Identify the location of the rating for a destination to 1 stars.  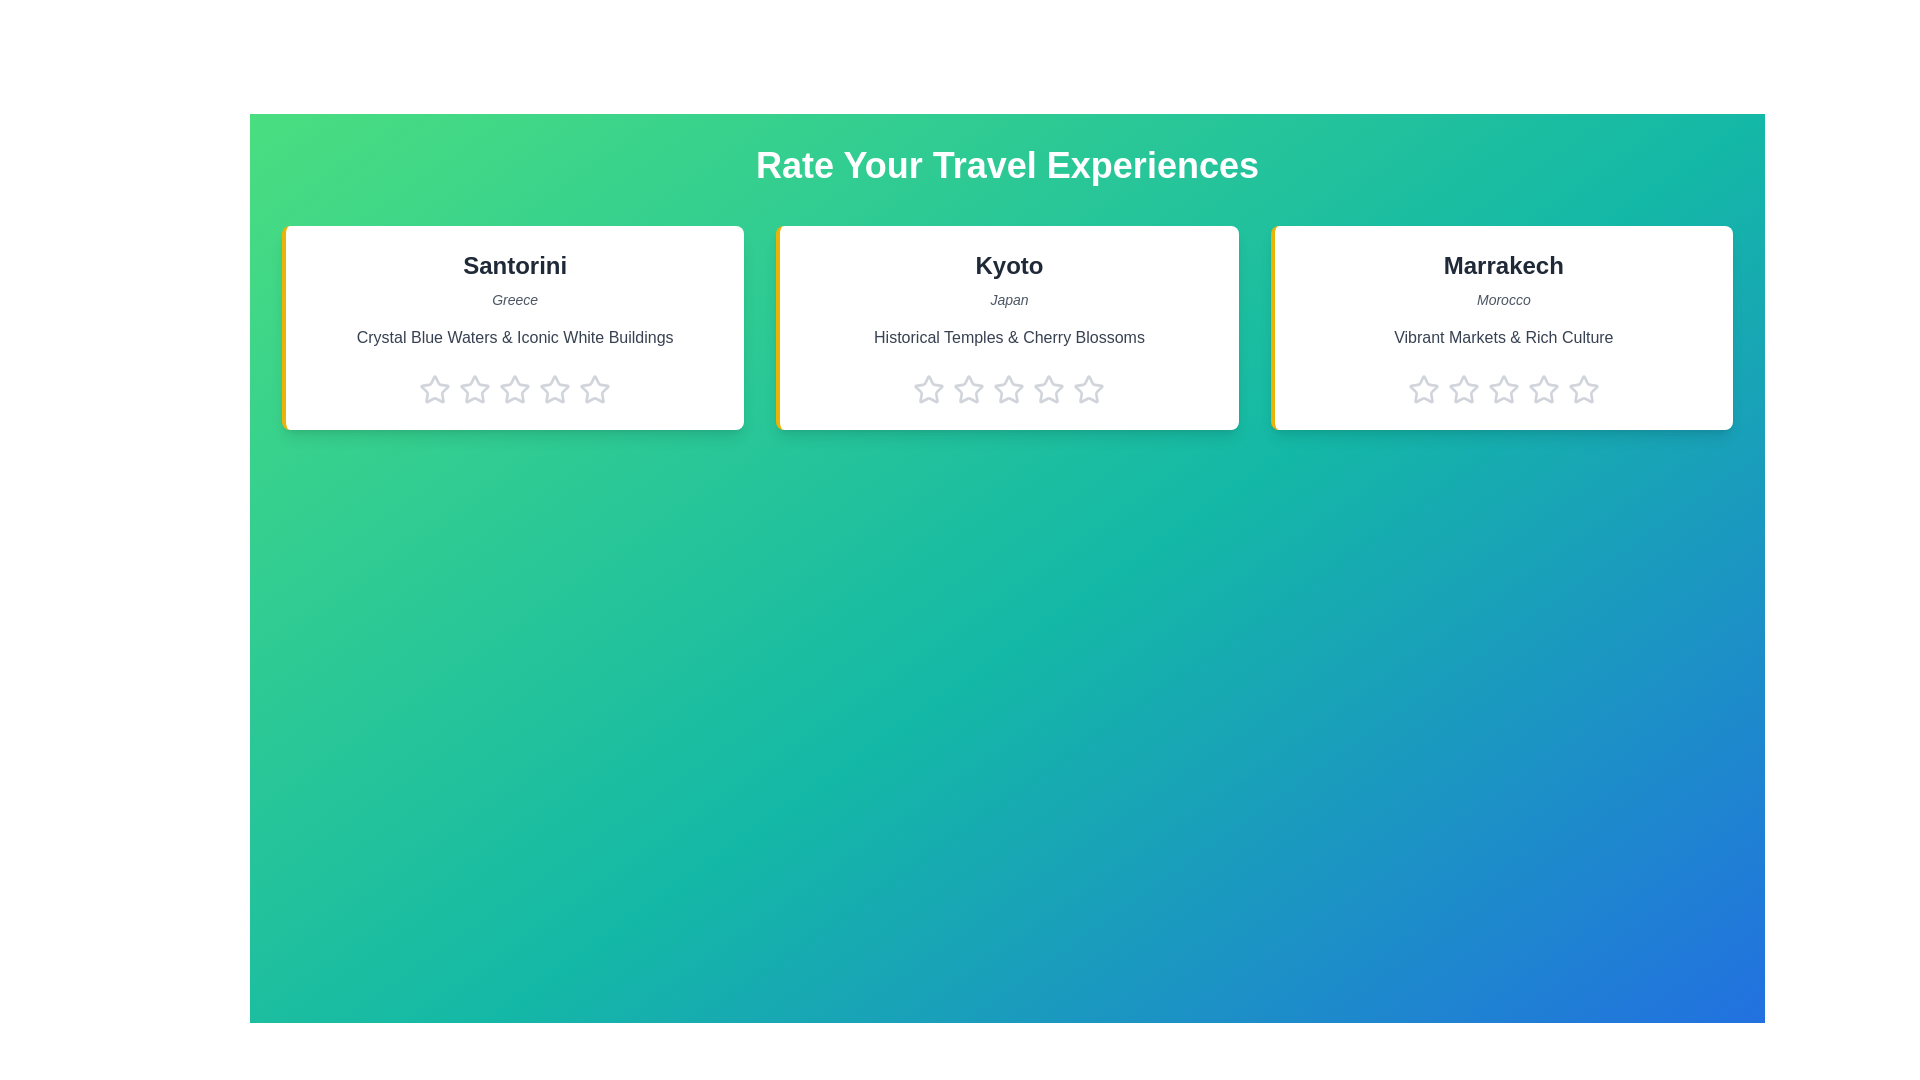
(434, 389).